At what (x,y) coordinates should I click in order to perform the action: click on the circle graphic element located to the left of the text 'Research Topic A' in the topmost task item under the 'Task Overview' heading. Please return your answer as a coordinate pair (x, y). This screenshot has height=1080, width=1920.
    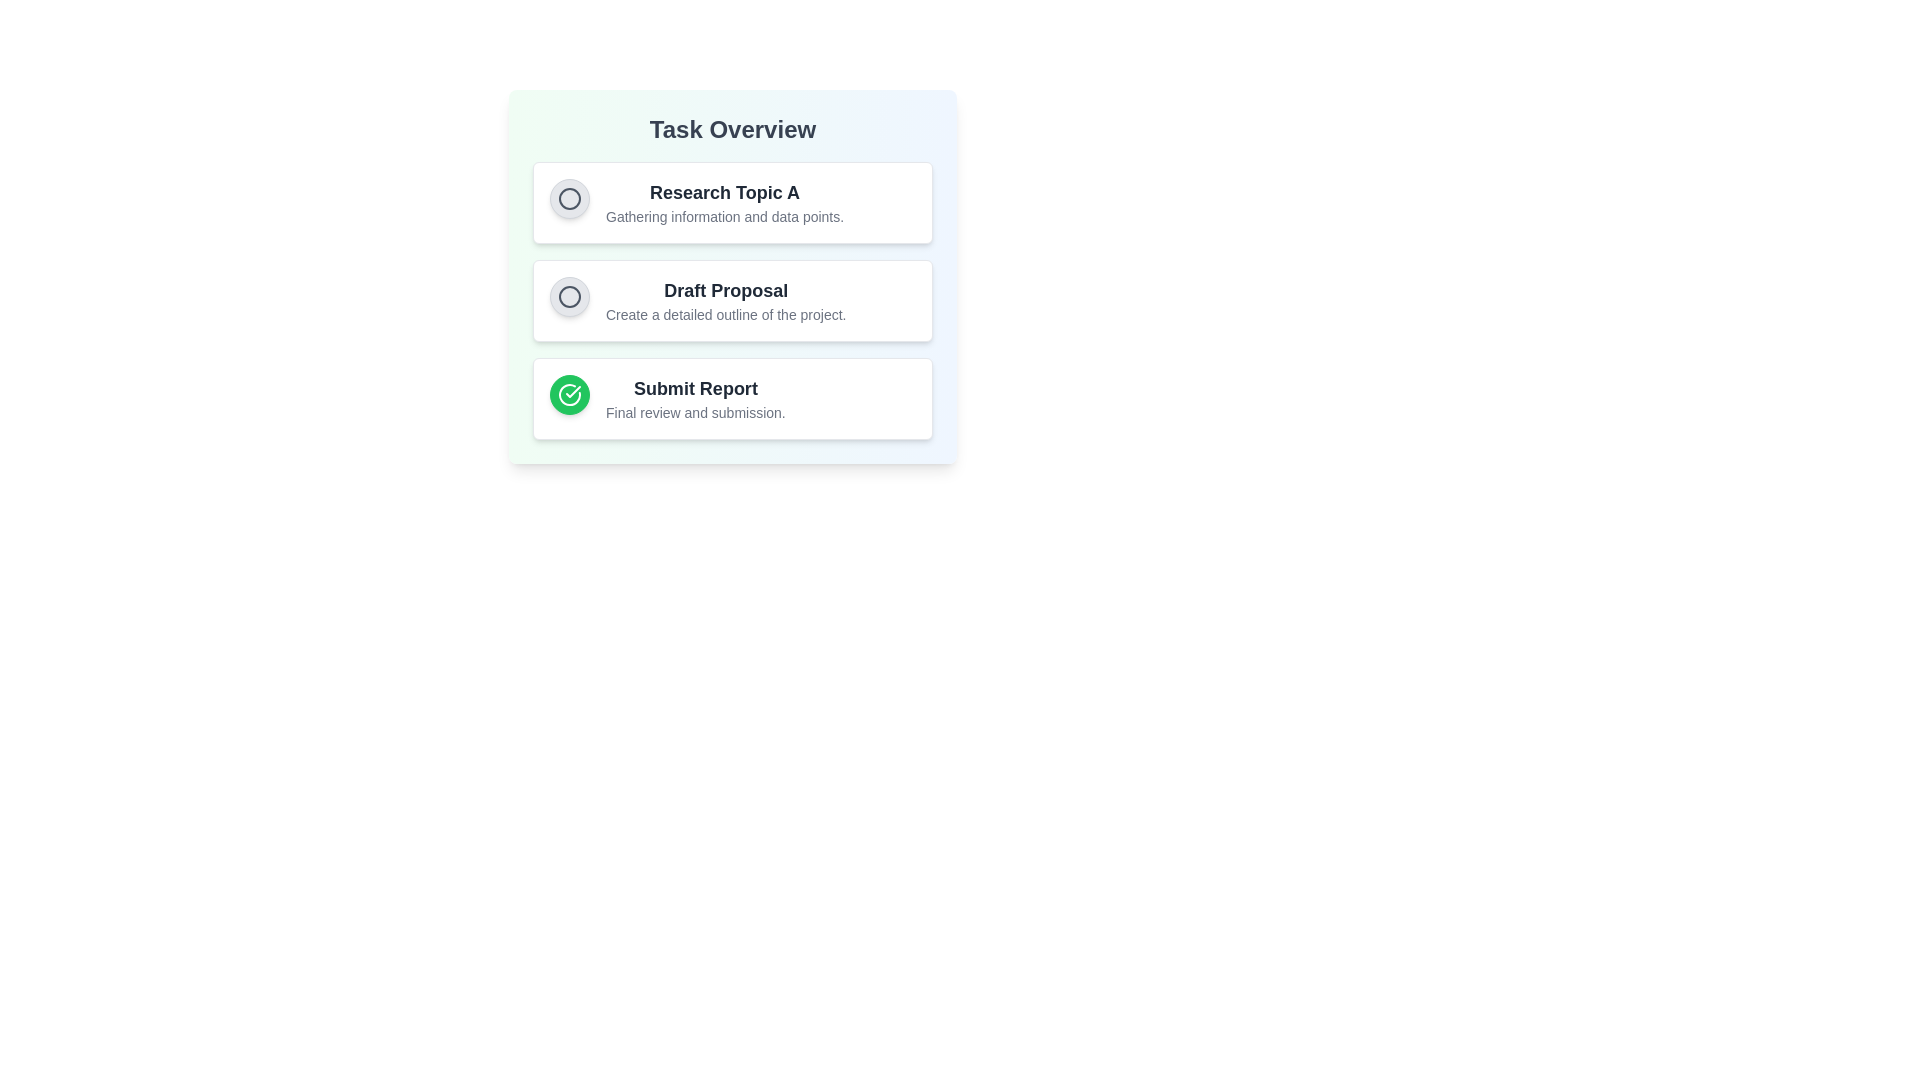
    Looking at the image, I should click on (569, 199).